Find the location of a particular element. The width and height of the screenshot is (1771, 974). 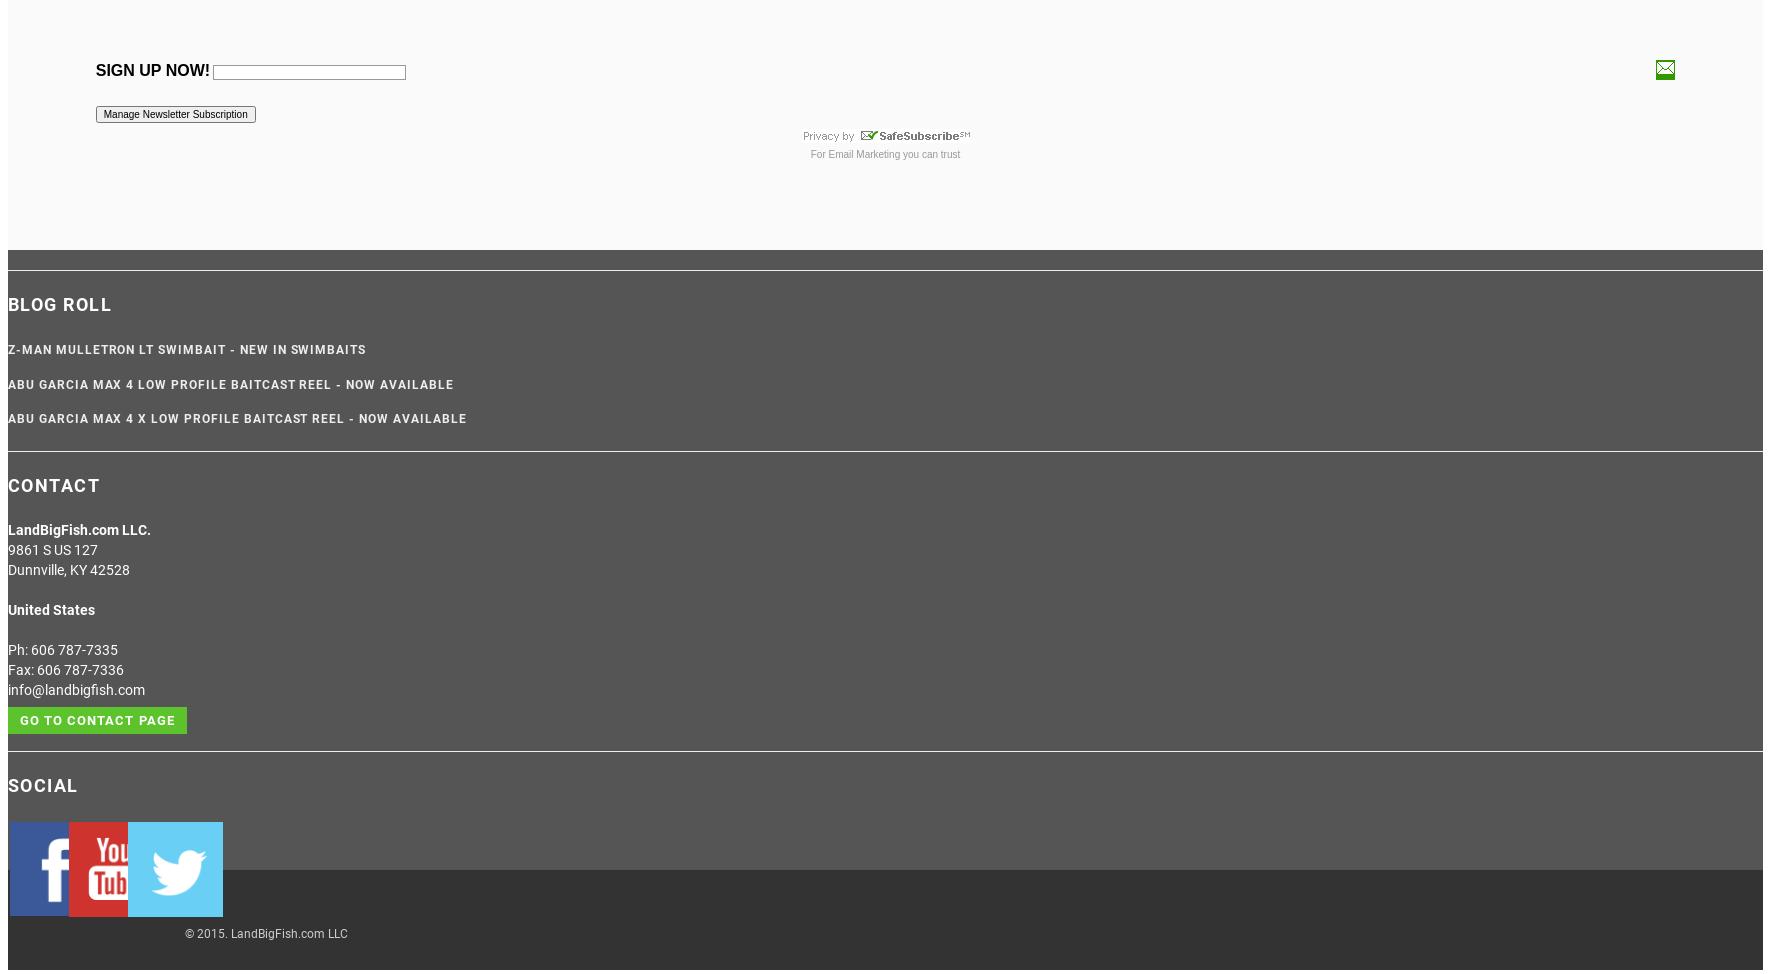

'9861 S US 127' is located at coordinates (51, 550).